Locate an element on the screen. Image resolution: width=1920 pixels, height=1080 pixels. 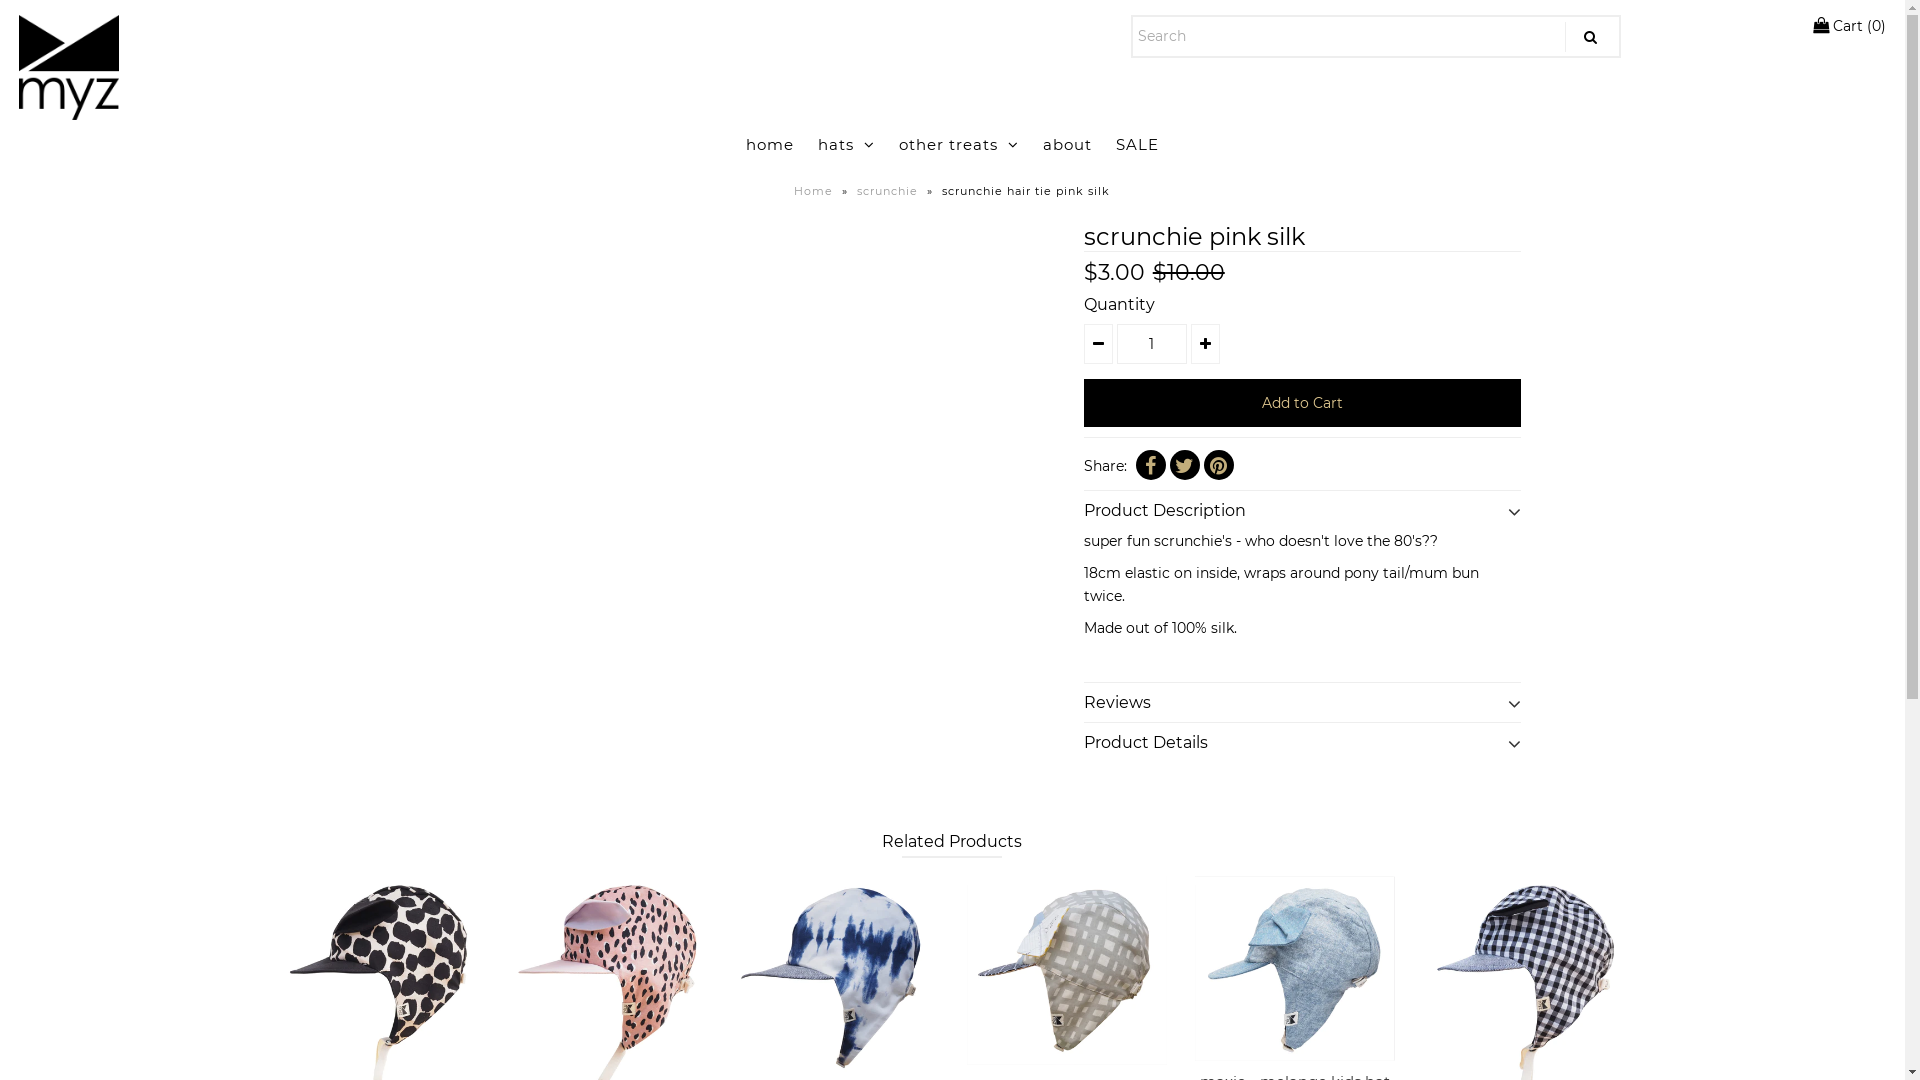
'Product Description' is located at coordinates (1302, 504).